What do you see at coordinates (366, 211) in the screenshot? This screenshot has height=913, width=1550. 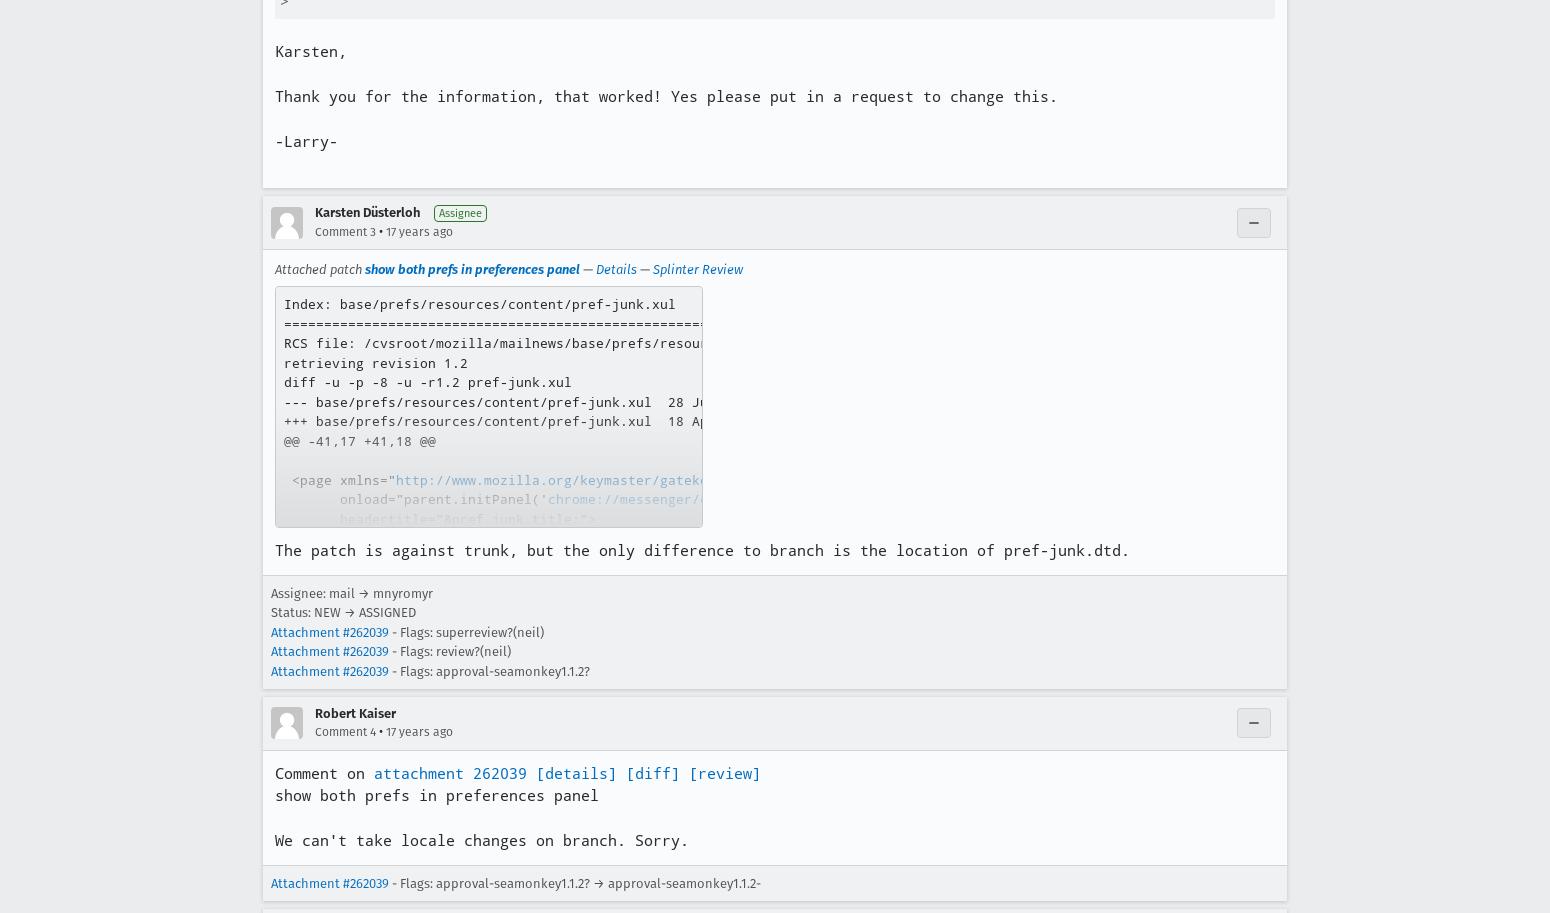 I see `'Karsten Düsterloh'` at bounding box center [366, 211].